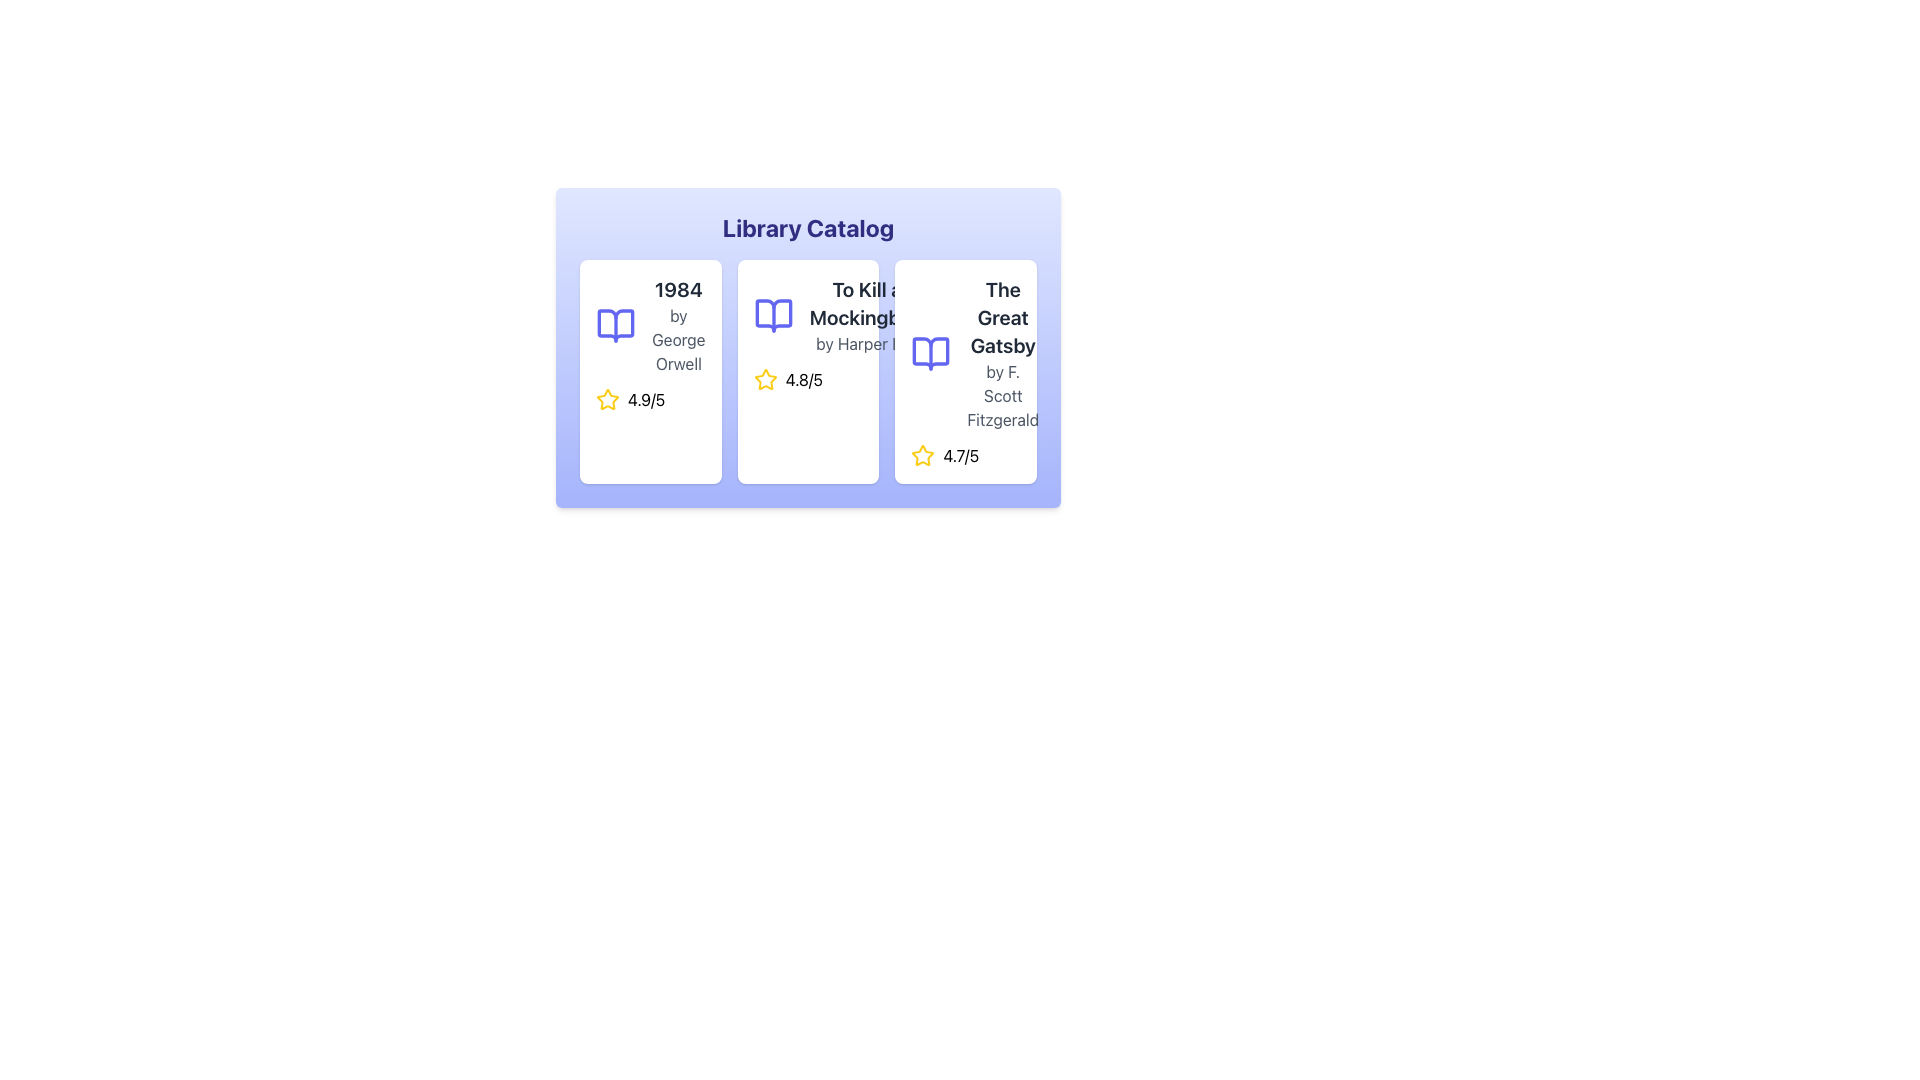 The image size is (1920, 1080). Describe the element at coordinates (867, 315) in the screenshot. I see `the text block displaying the book title and author to interact with its linked action` at that location.